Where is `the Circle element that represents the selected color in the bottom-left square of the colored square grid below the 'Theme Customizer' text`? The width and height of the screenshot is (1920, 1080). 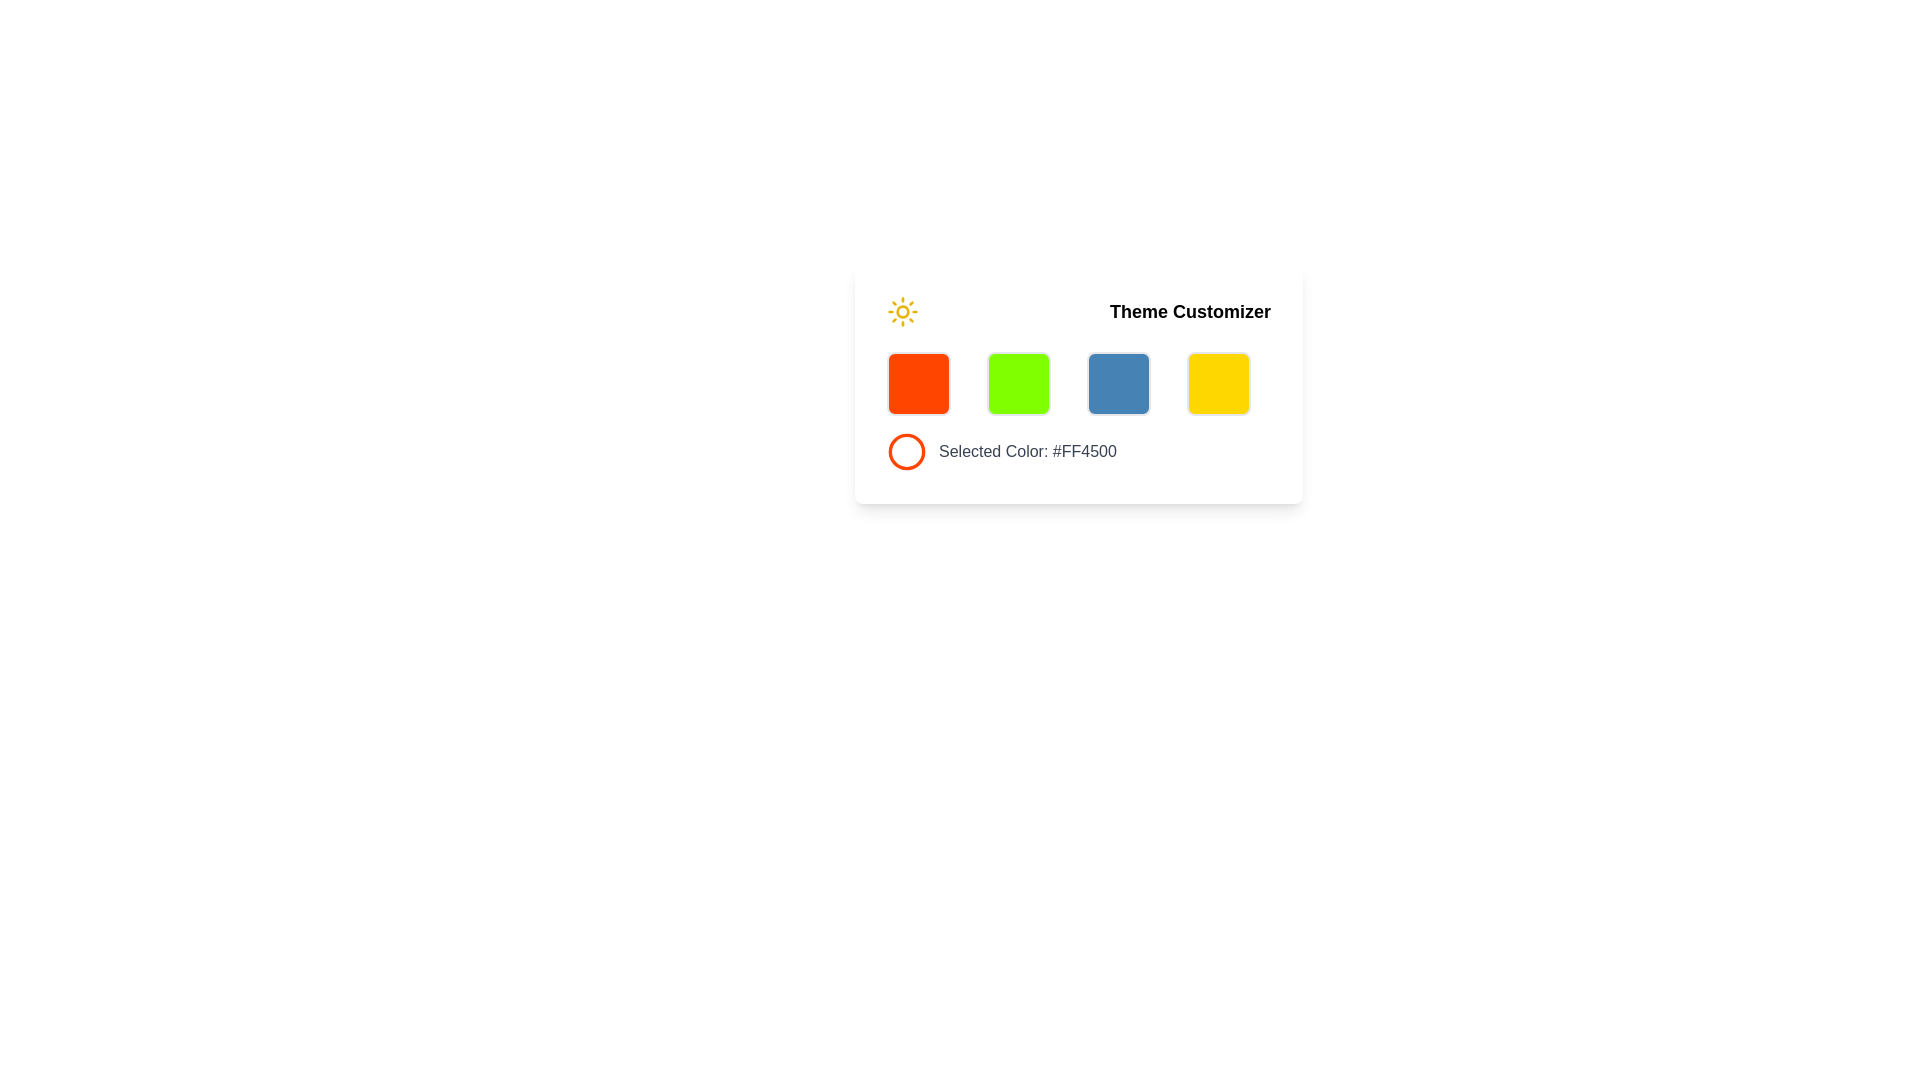
the Circle element that represents the selected color in the bottom-left square of the colored square grid below the 'Theme Customizer' text is located at coordinates (906, 451).